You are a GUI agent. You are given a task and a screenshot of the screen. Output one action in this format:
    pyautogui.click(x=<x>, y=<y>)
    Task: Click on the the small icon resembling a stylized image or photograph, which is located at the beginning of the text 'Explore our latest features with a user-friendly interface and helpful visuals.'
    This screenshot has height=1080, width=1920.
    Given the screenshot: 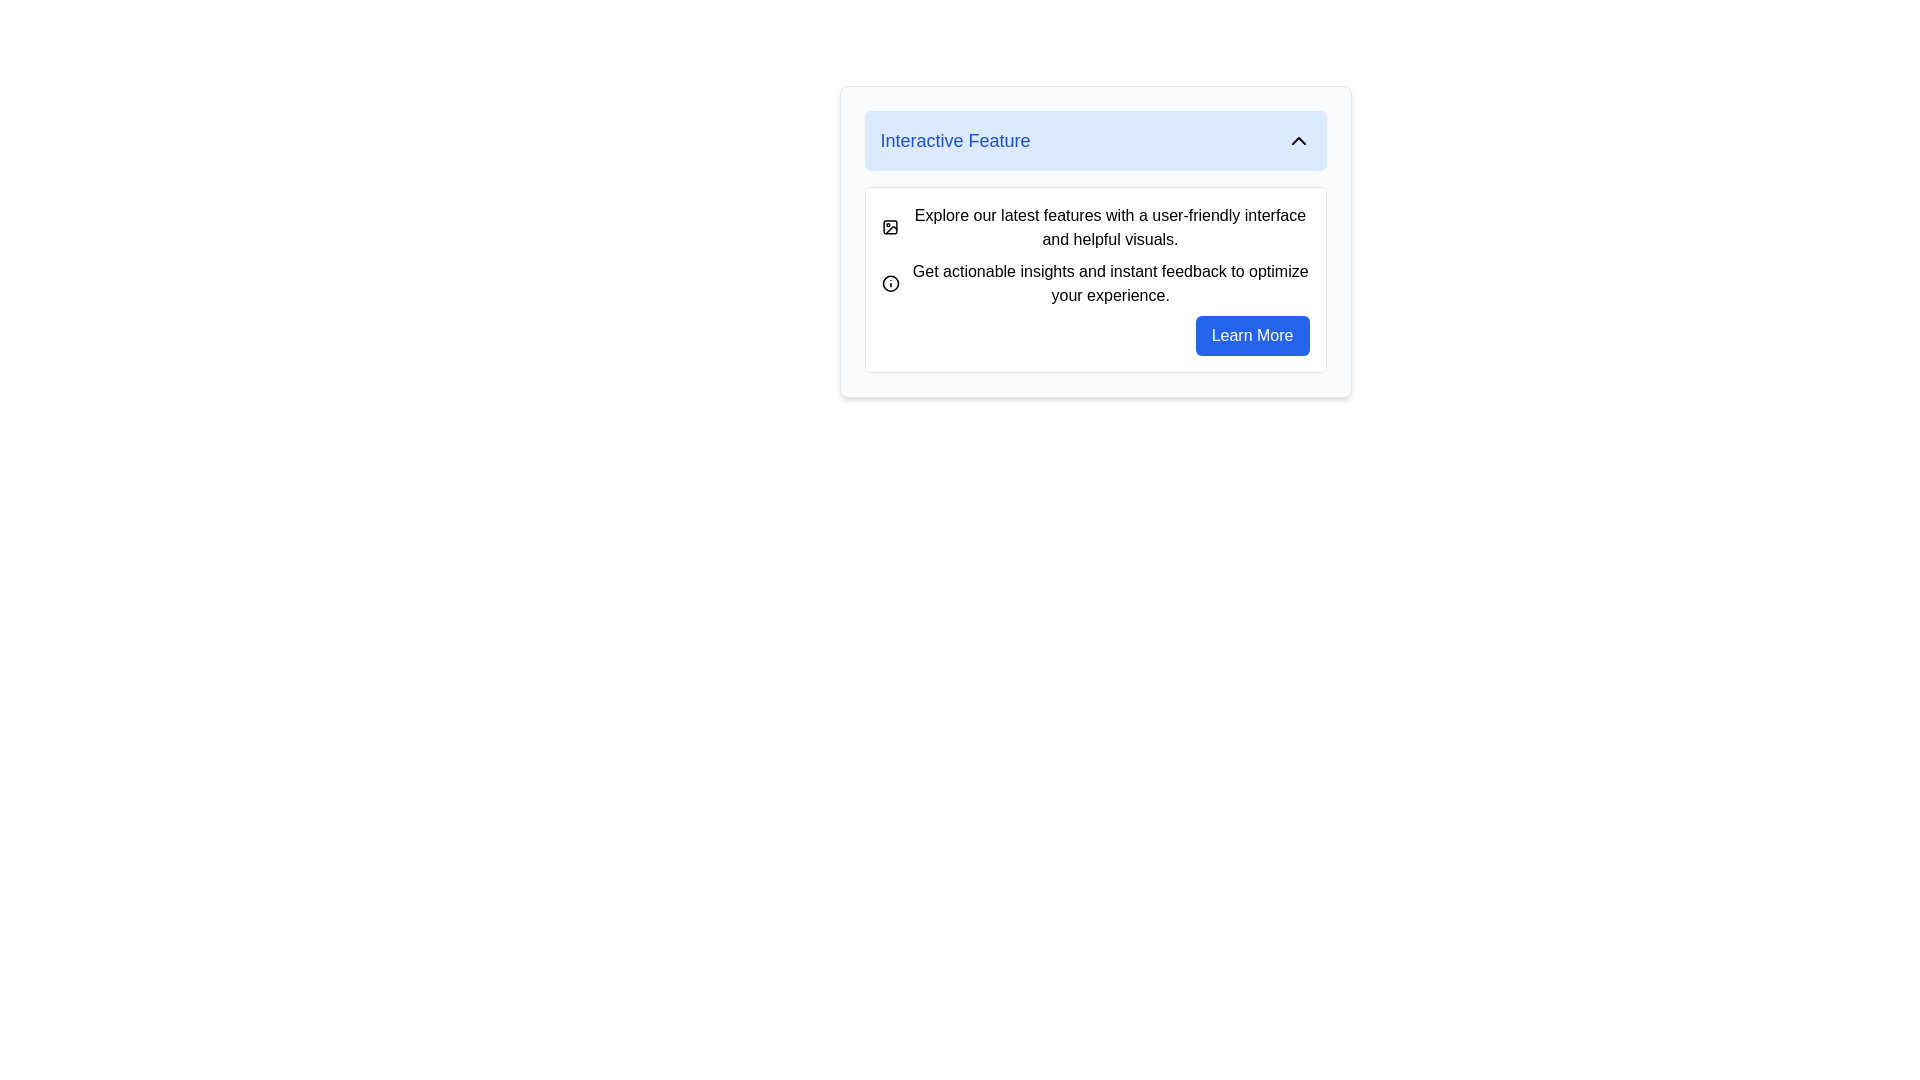 What is the action you would take?
    pyautogui.click(x=889, y=226)
    